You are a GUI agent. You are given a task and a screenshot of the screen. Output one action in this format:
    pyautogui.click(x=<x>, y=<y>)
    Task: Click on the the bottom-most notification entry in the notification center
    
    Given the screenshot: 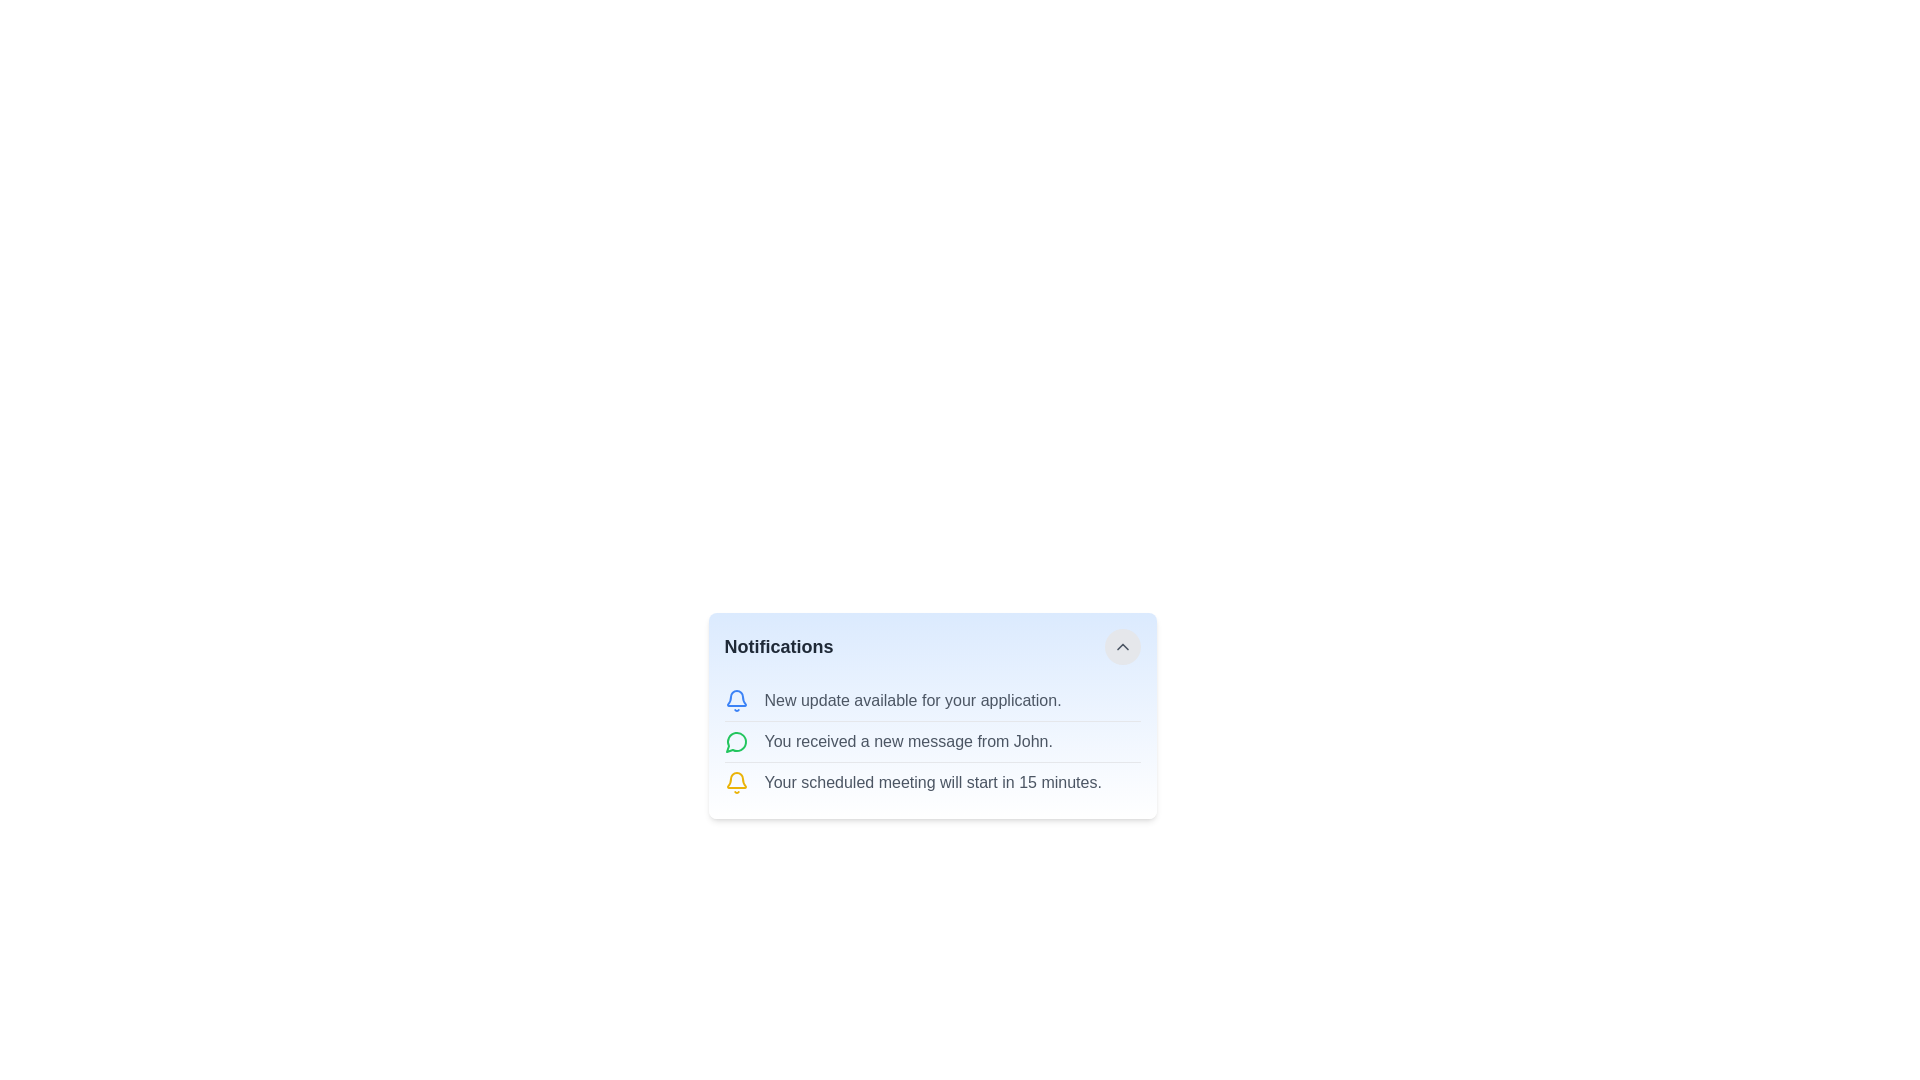 What is the action you would take?
    pyautogui.click(x=931, y=771)
    